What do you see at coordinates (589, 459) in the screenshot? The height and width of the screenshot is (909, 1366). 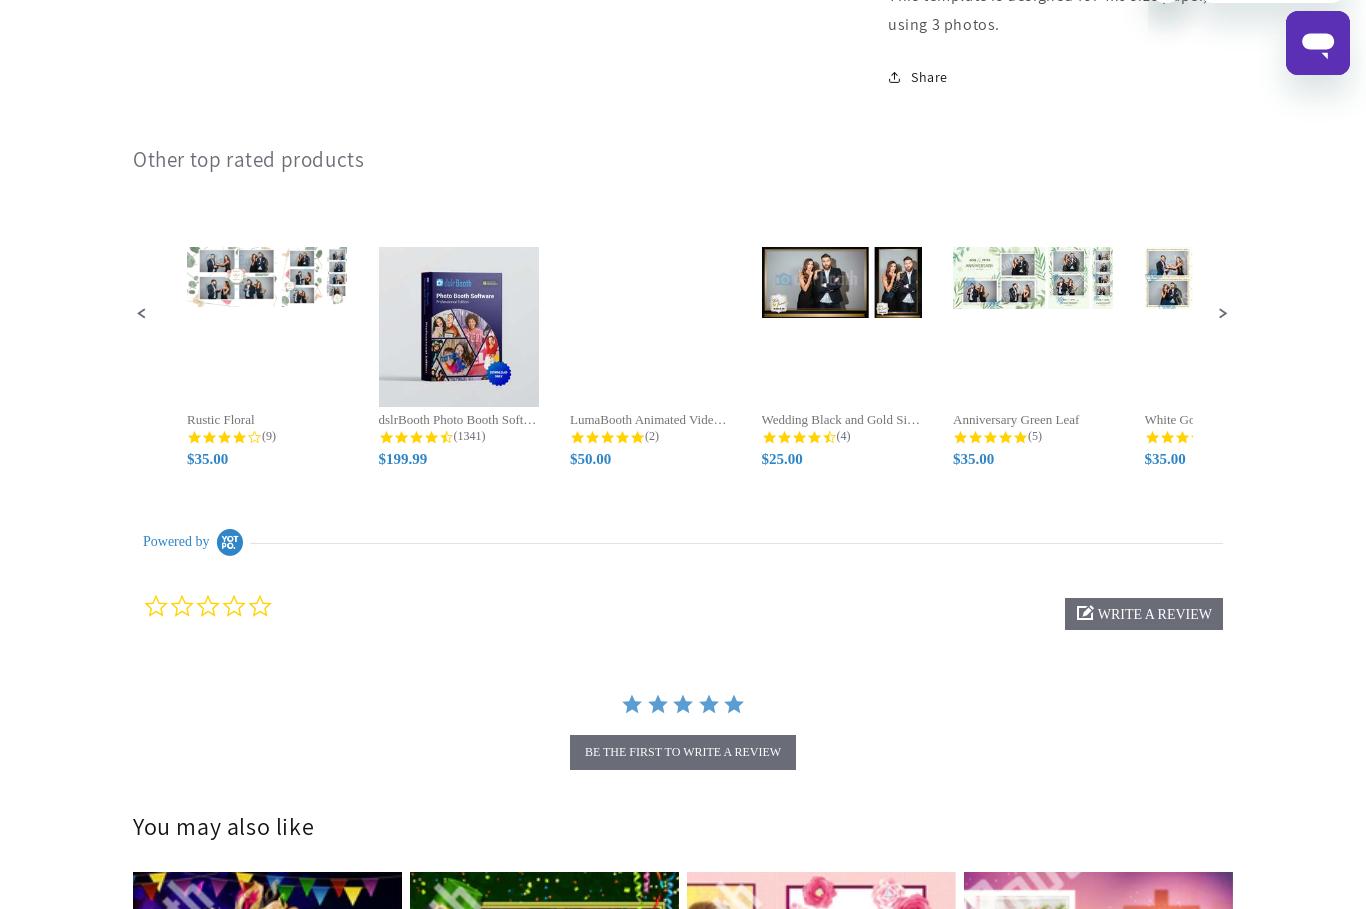 I see `'$50.00'` at bounding box center [589, 459].